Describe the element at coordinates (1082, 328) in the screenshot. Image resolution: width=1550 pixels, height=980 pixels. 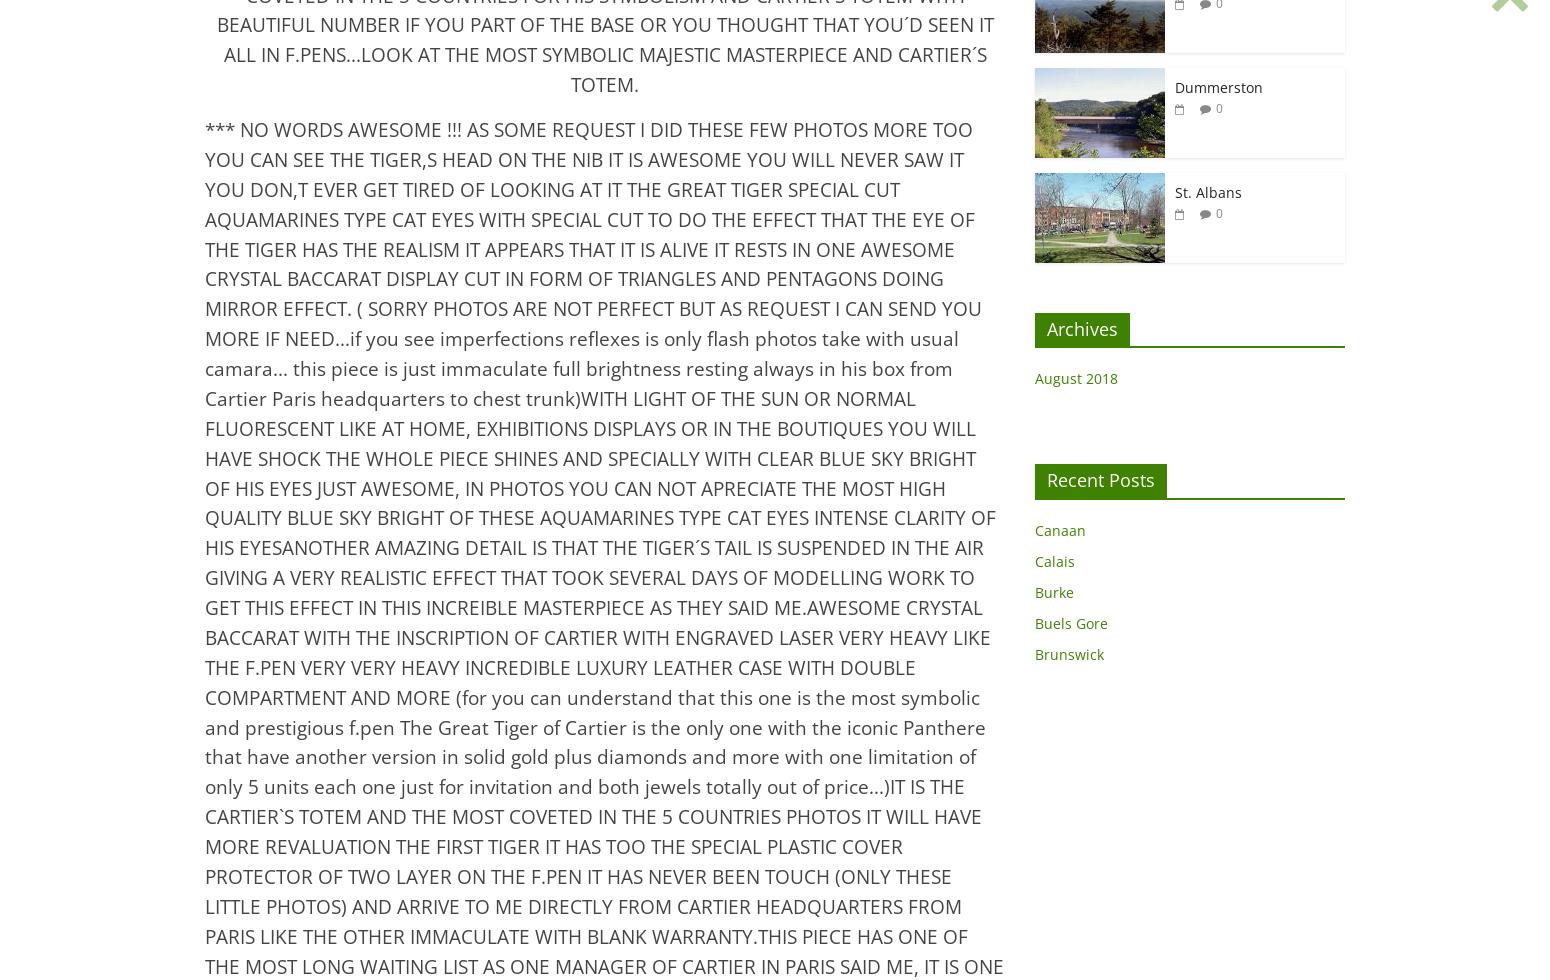
I see `'Archives'` at that location.